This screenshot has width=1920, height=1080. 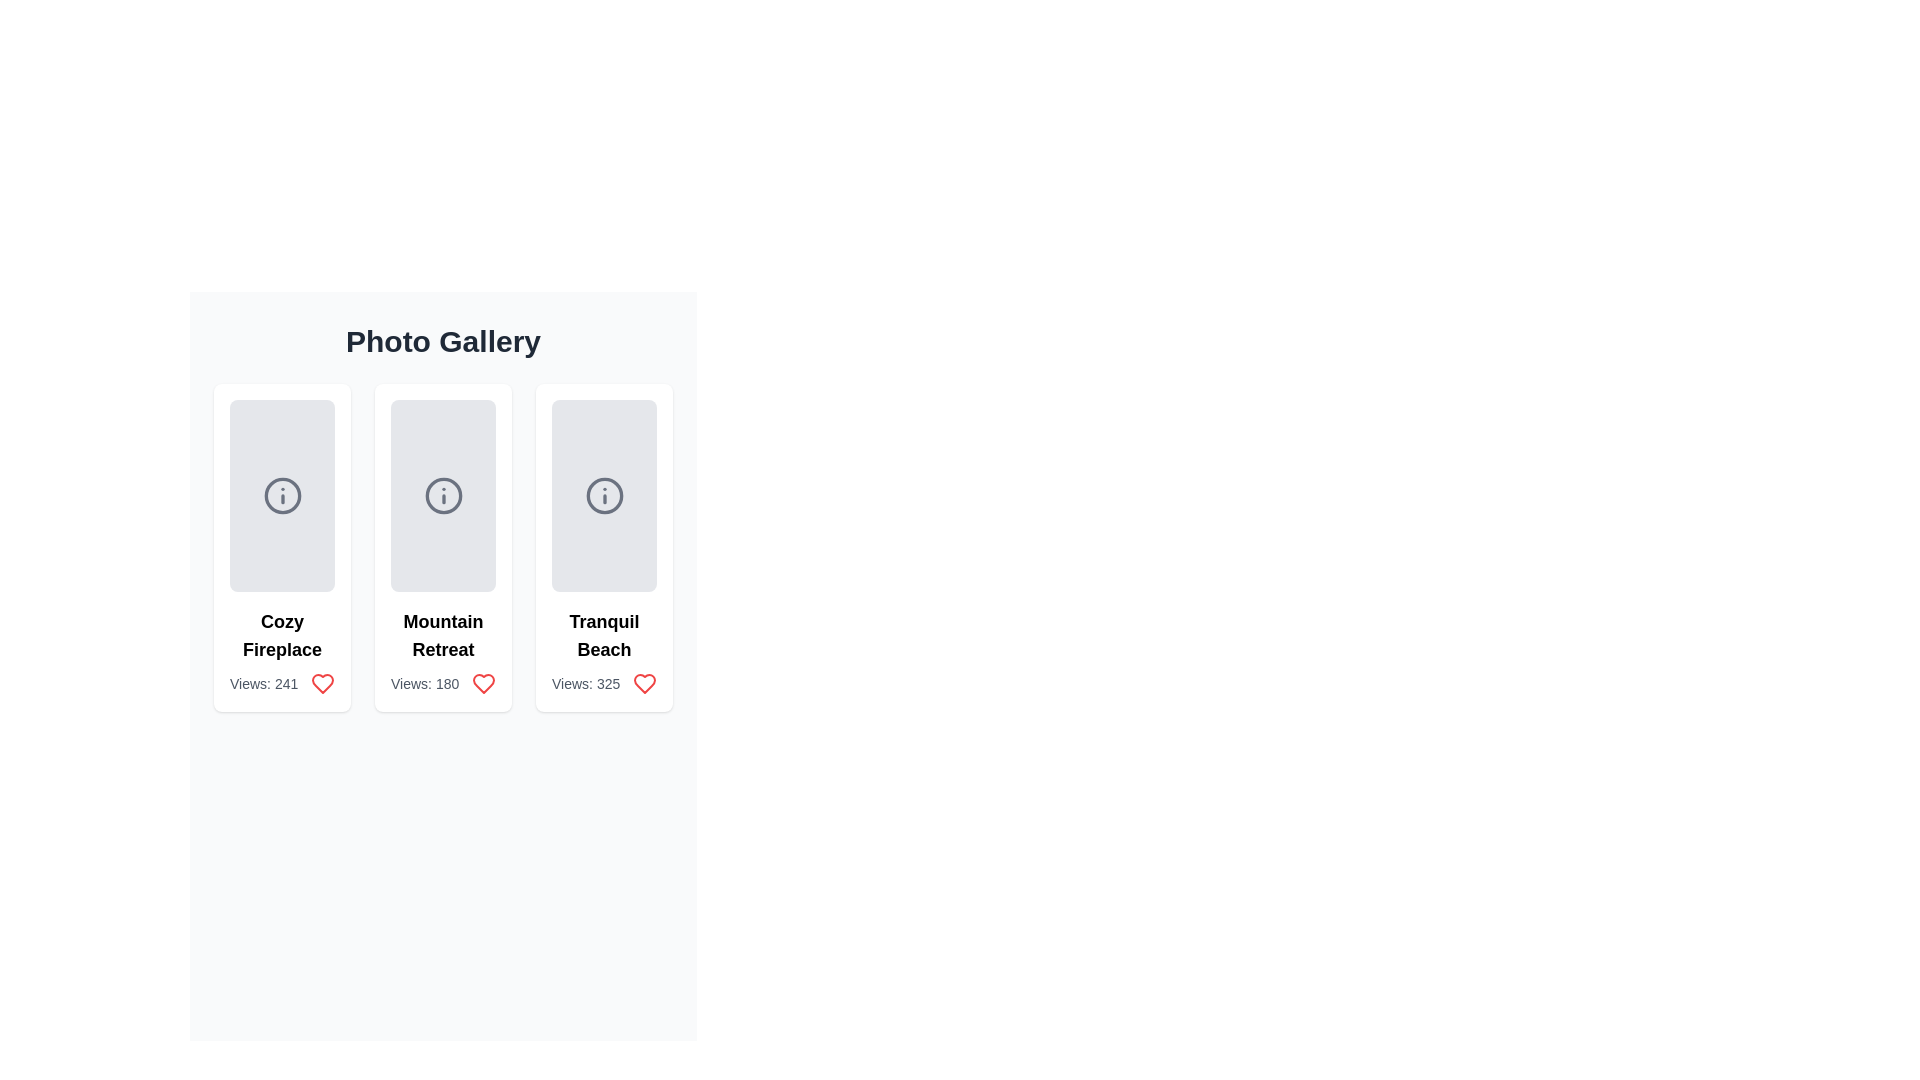 What do you see at coordinates (442, 636) in the screenshot?
I see `bold text label displaying 'Mountain Retreat' located in the middle card of the horizontally aligned row of cards under the 'Photo Gallery' title` at bounding box center [442, 636].